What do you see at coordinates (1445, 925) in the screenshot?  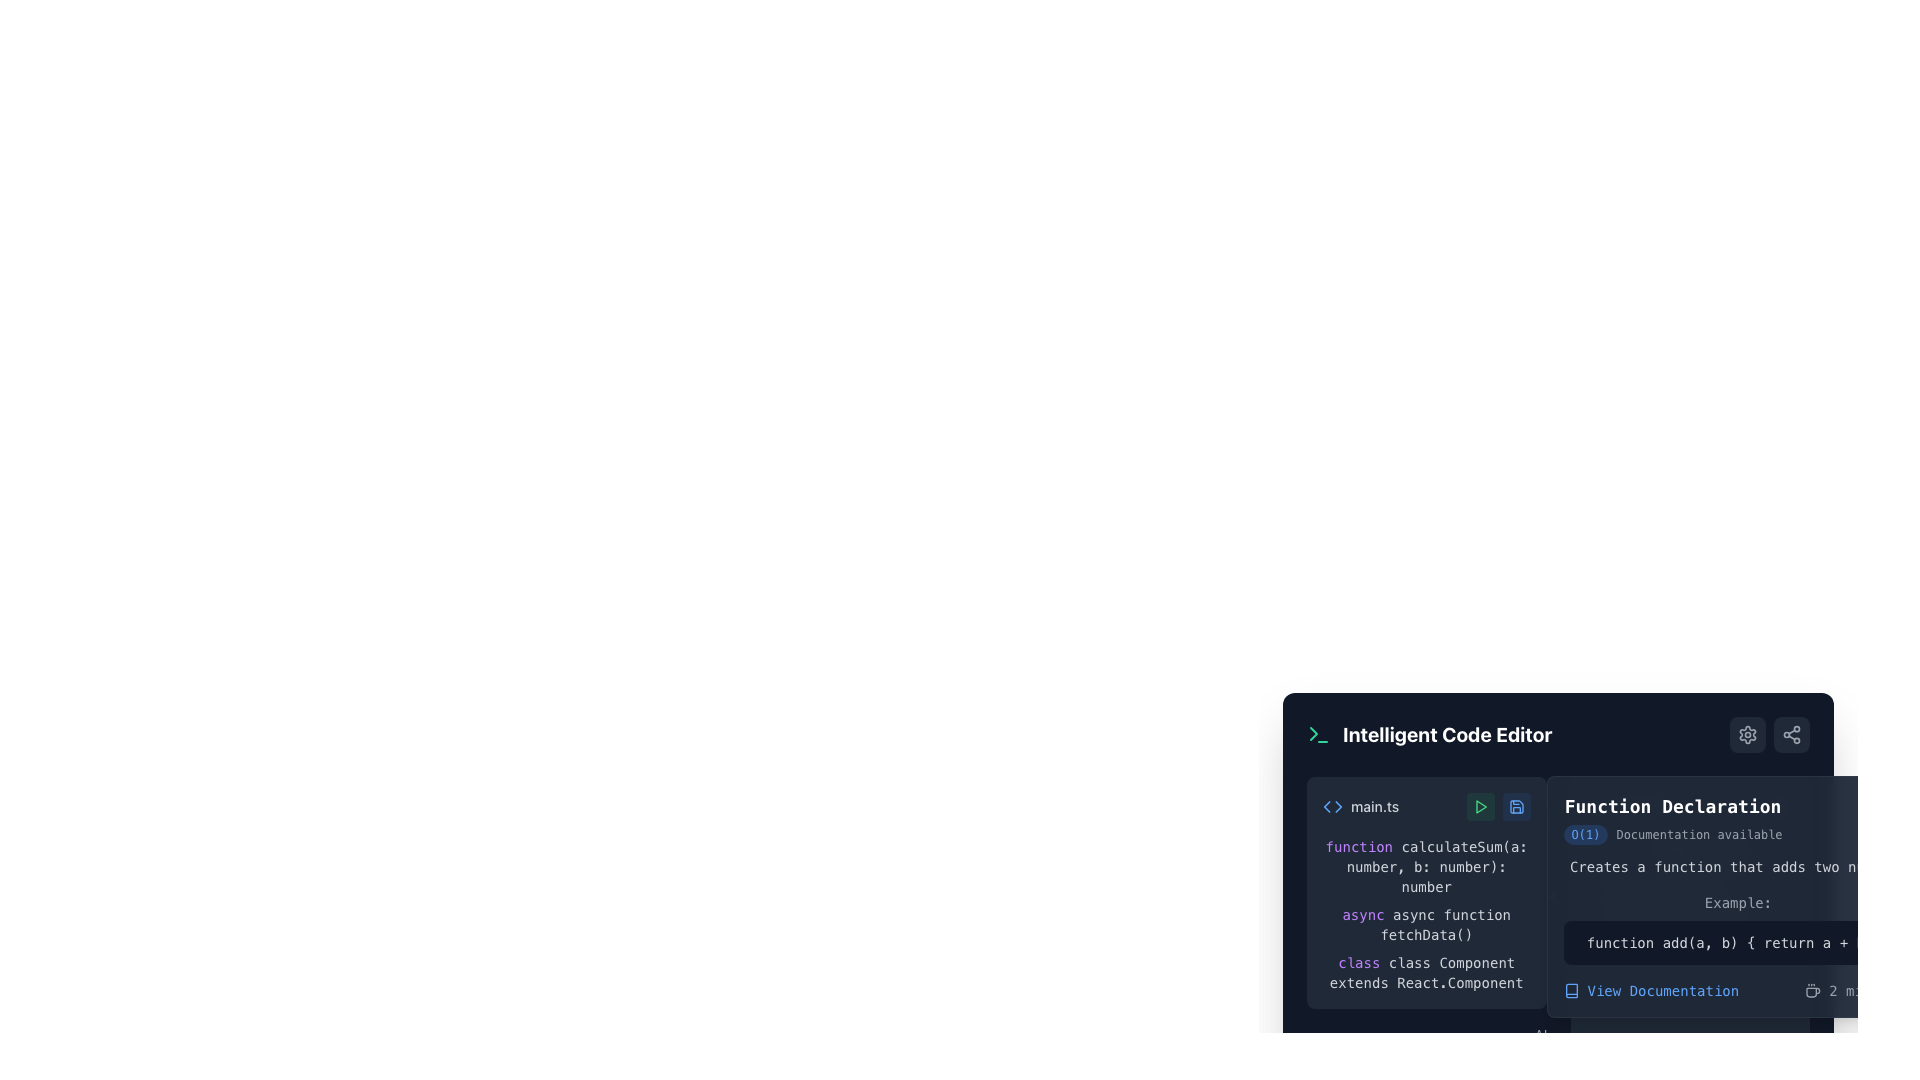 I see `the text label for the function 'fetchData' in the code editor, which appears after the purple 'async' text` at bounding box center [1445, 925].